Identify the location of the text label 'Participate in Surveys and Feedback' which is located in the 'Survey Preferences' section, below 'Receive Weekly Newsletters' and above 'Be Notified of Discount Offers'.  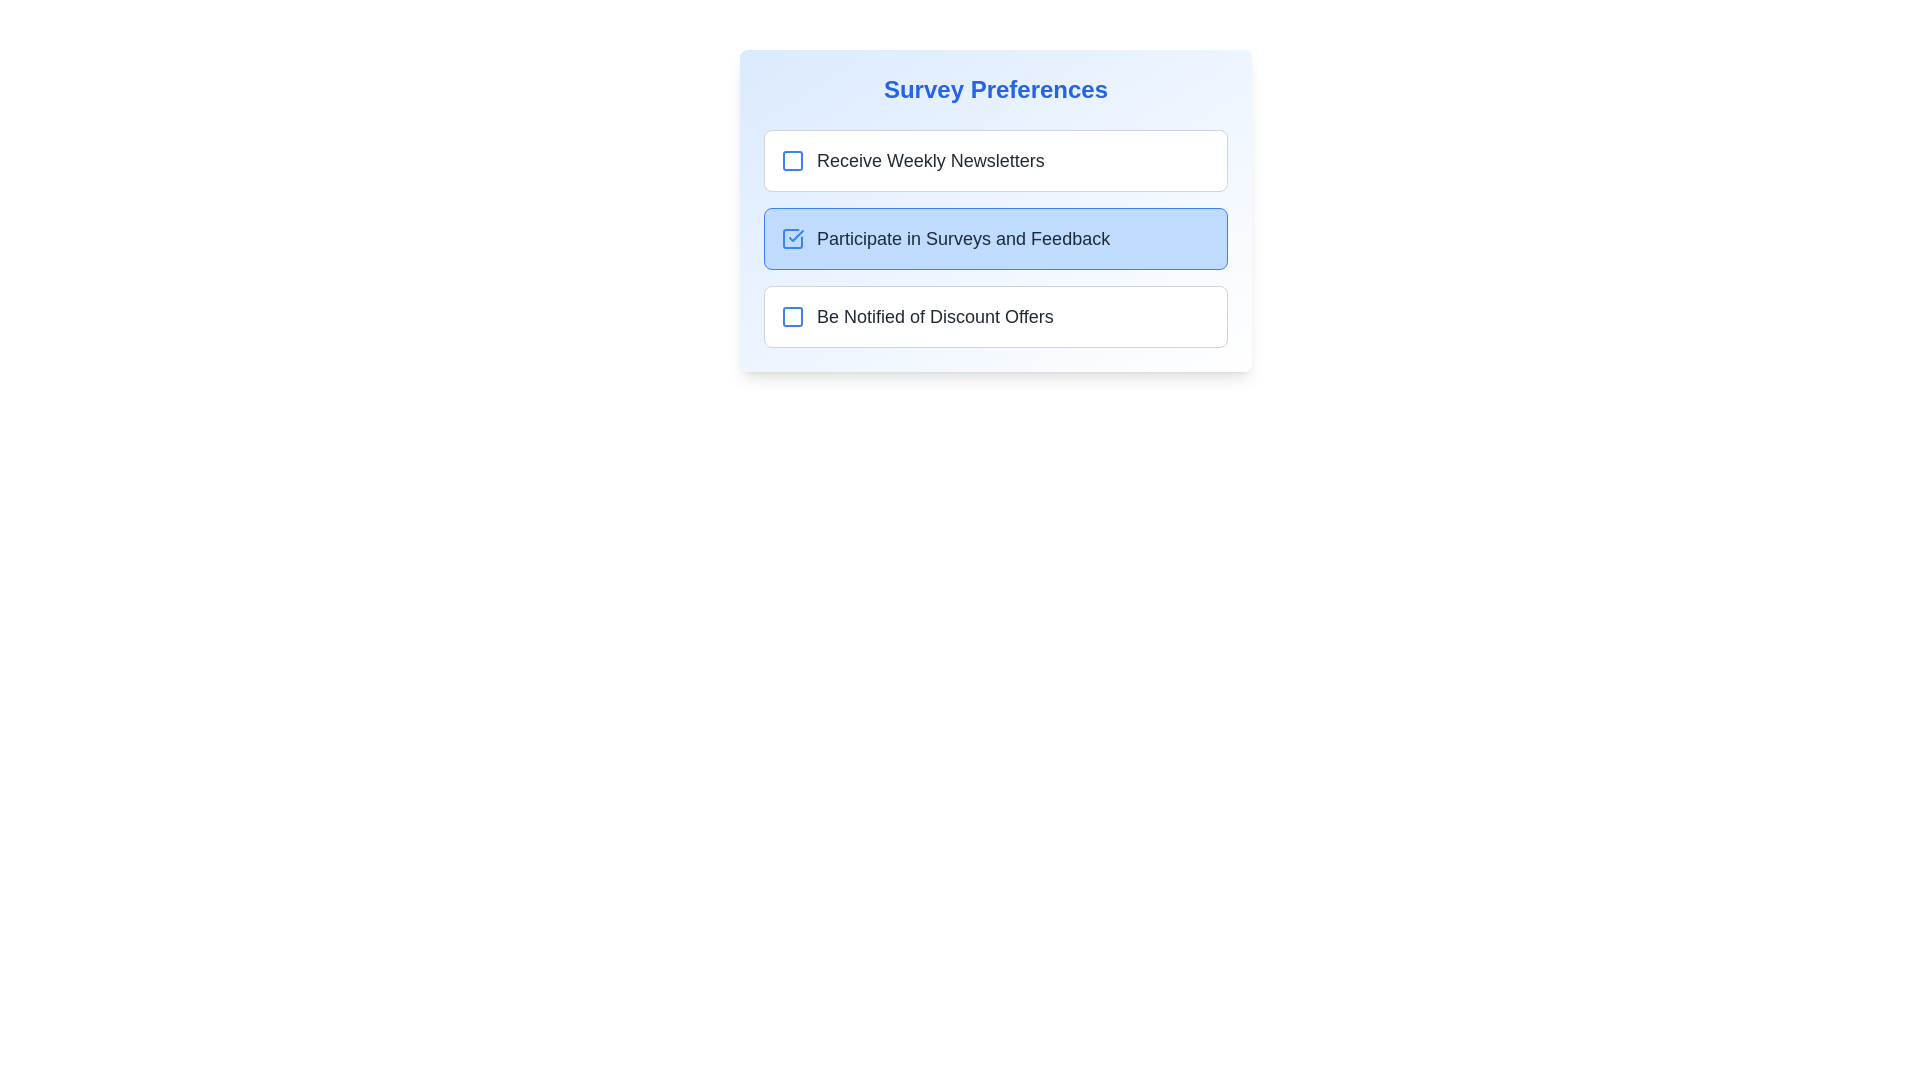
(944, 238).